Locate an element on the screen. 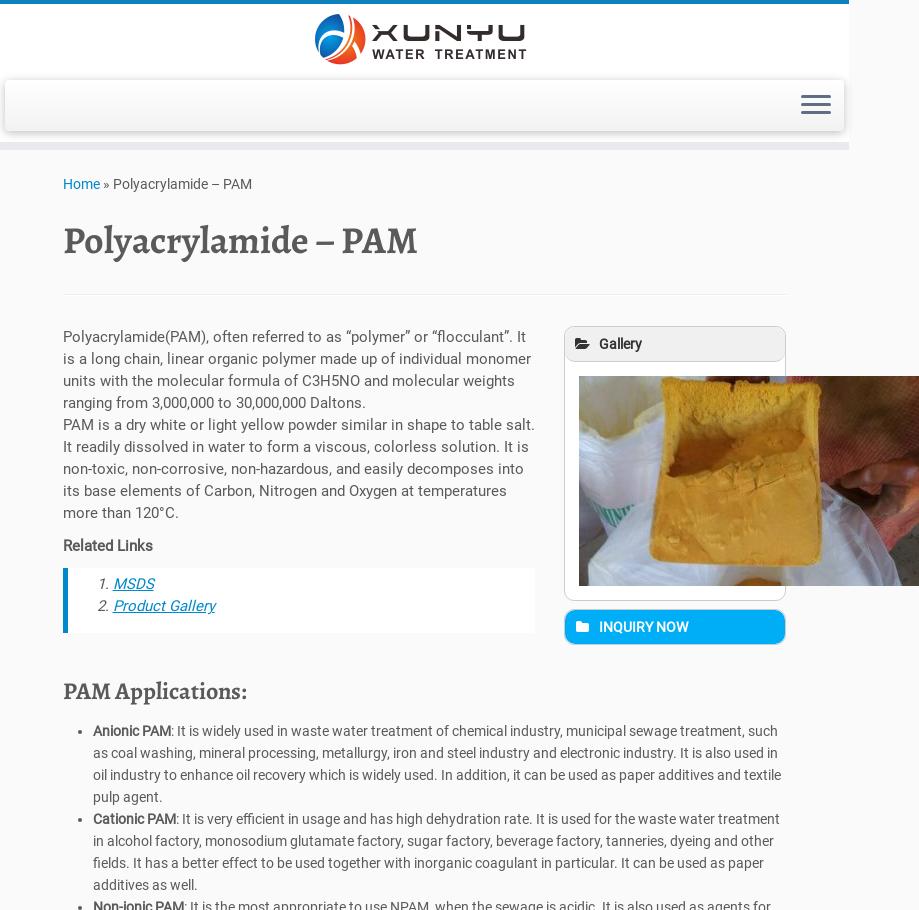  'MSDS' is located at coordinates (131, 588).